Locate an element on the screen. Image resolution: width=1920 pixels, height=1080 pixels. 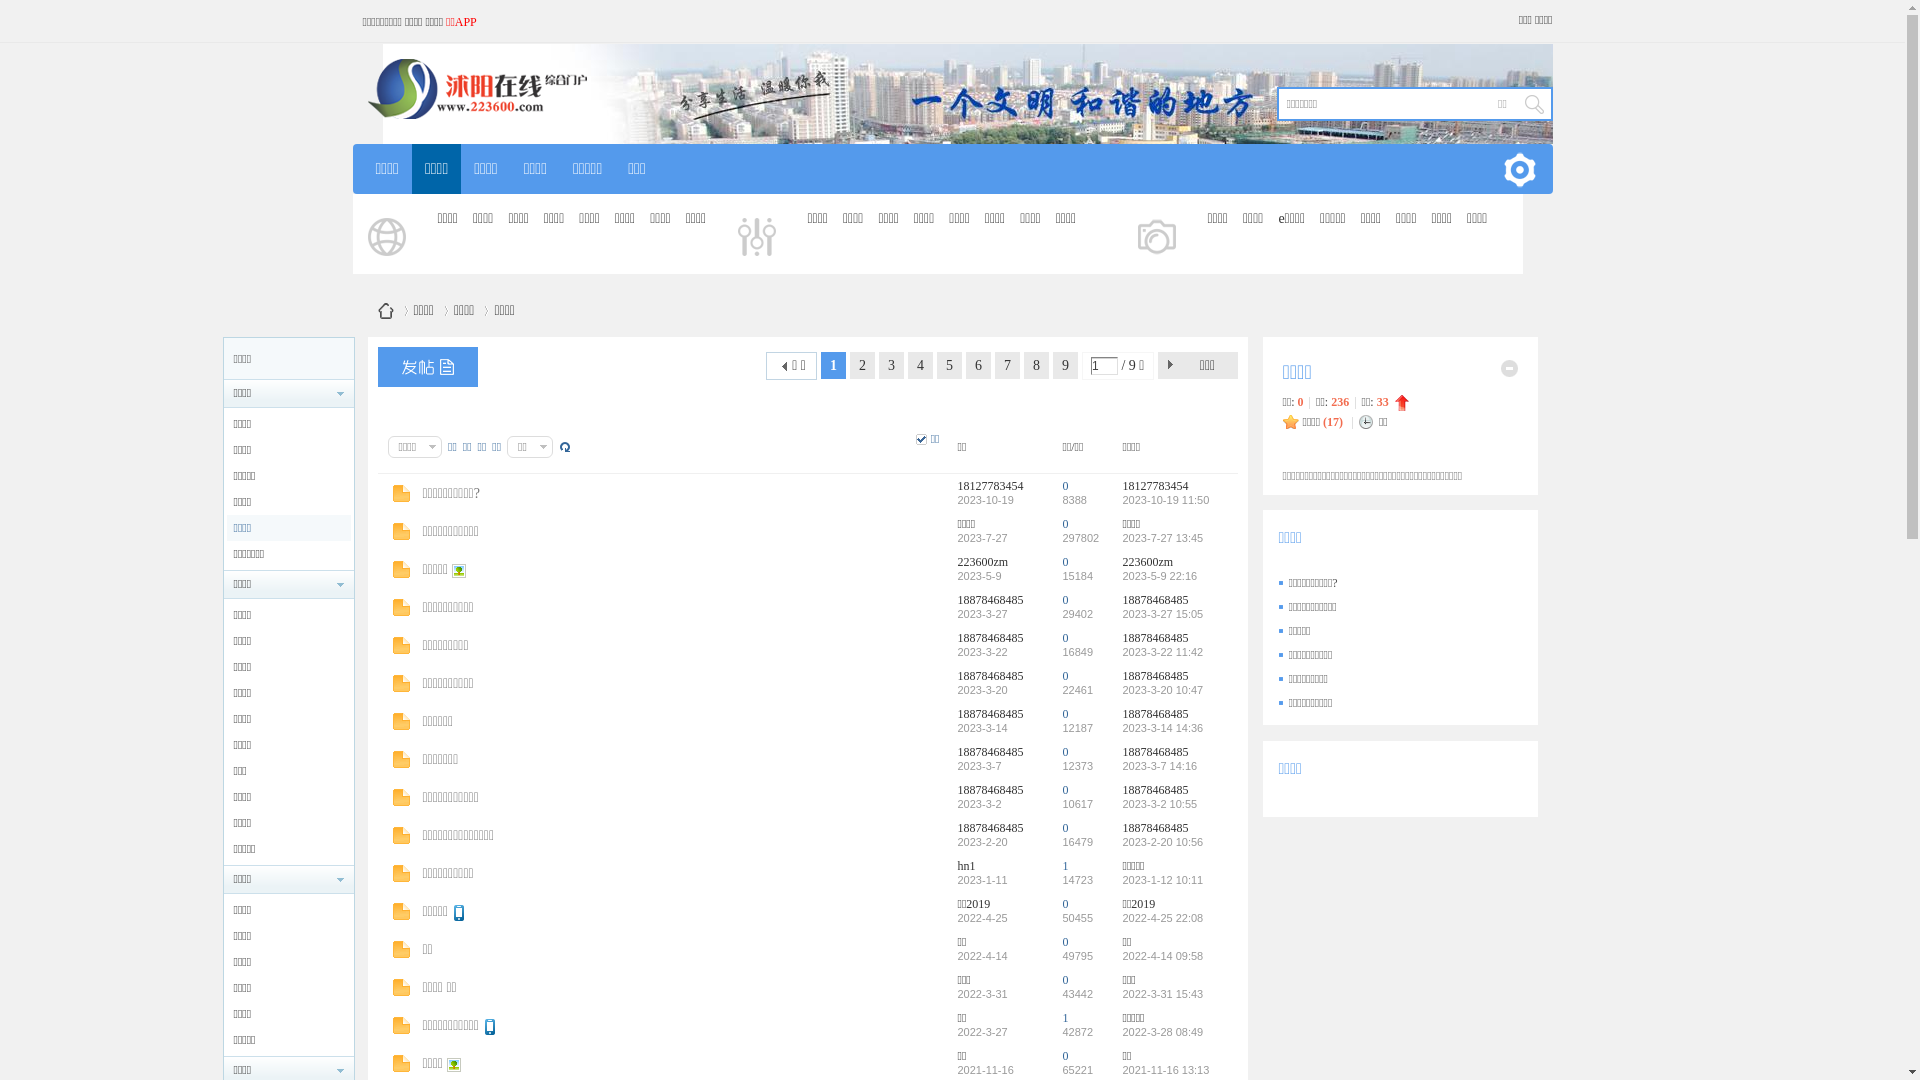
'7' is located at coordinates (1007, 365).